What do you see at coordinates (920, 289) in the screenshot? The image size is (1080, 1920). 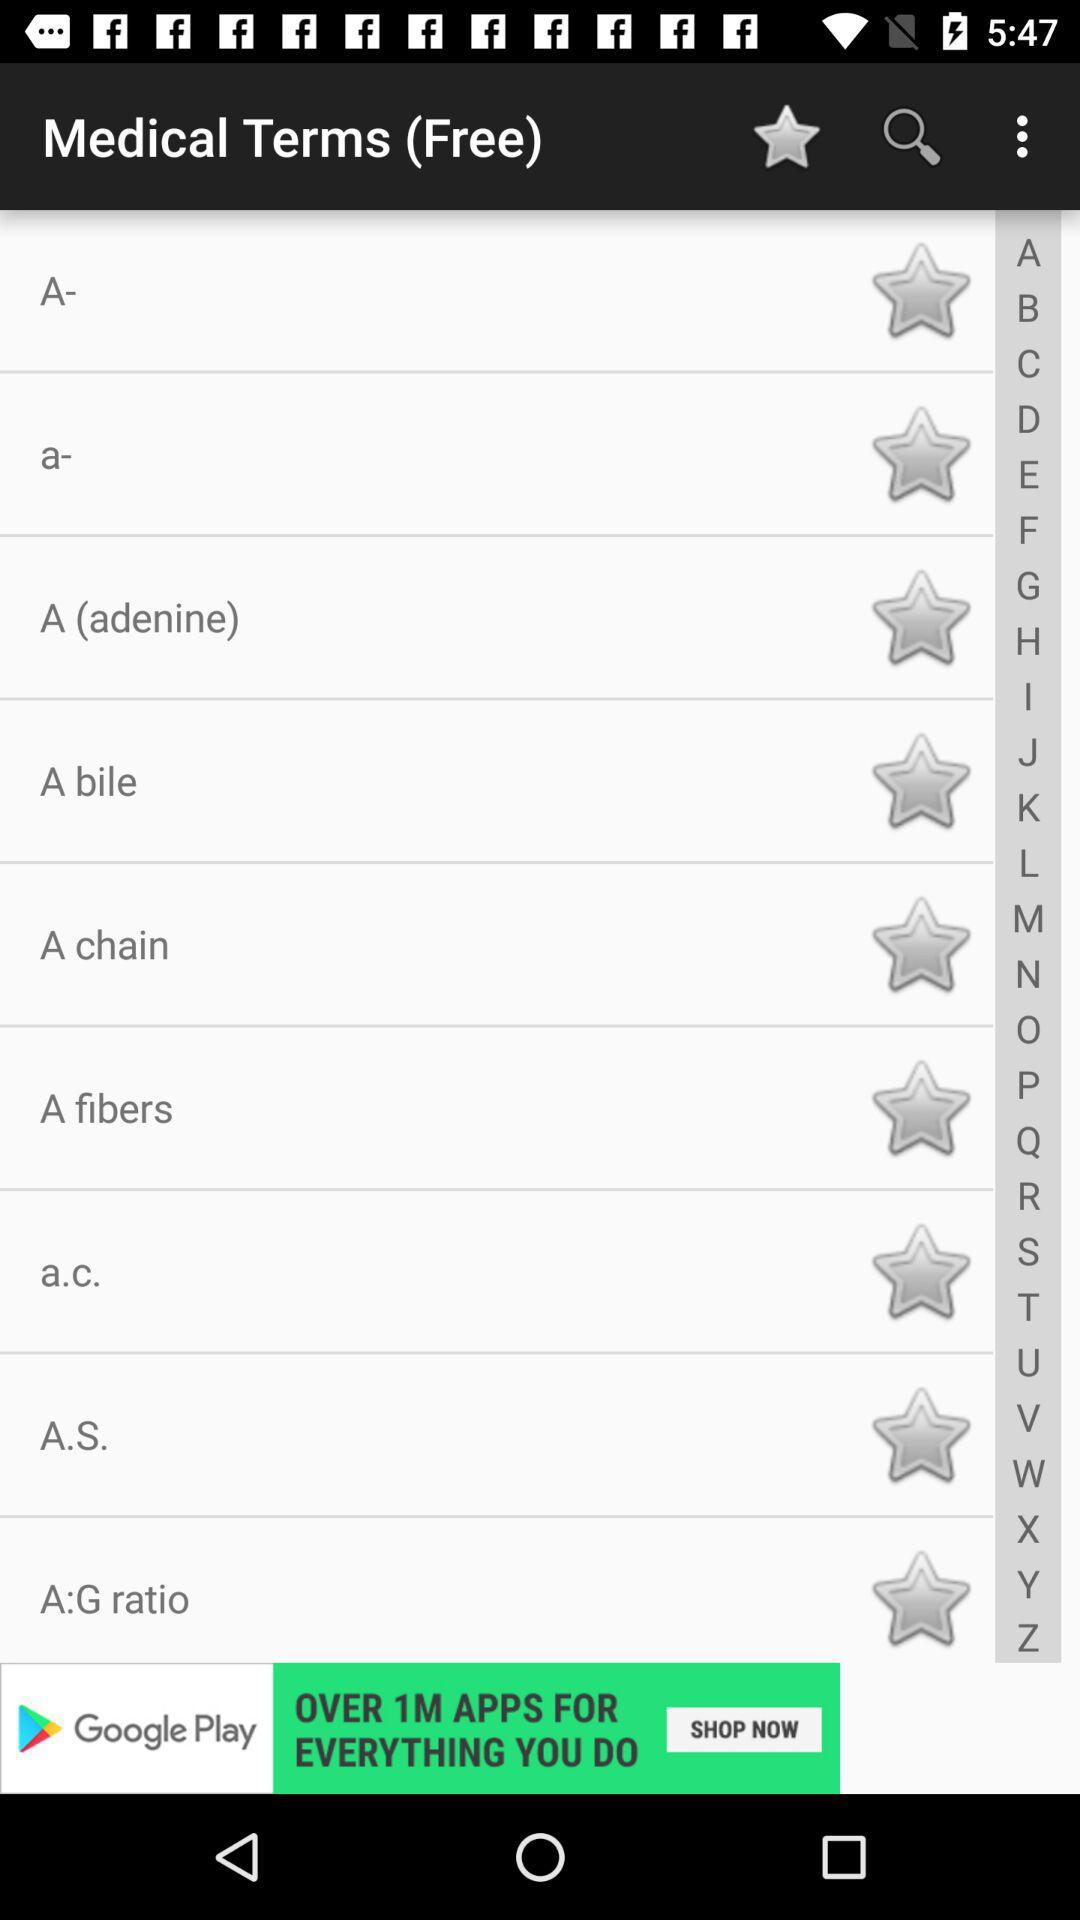 I see `medical terms listed under a-` at bounding box center [920, 289].